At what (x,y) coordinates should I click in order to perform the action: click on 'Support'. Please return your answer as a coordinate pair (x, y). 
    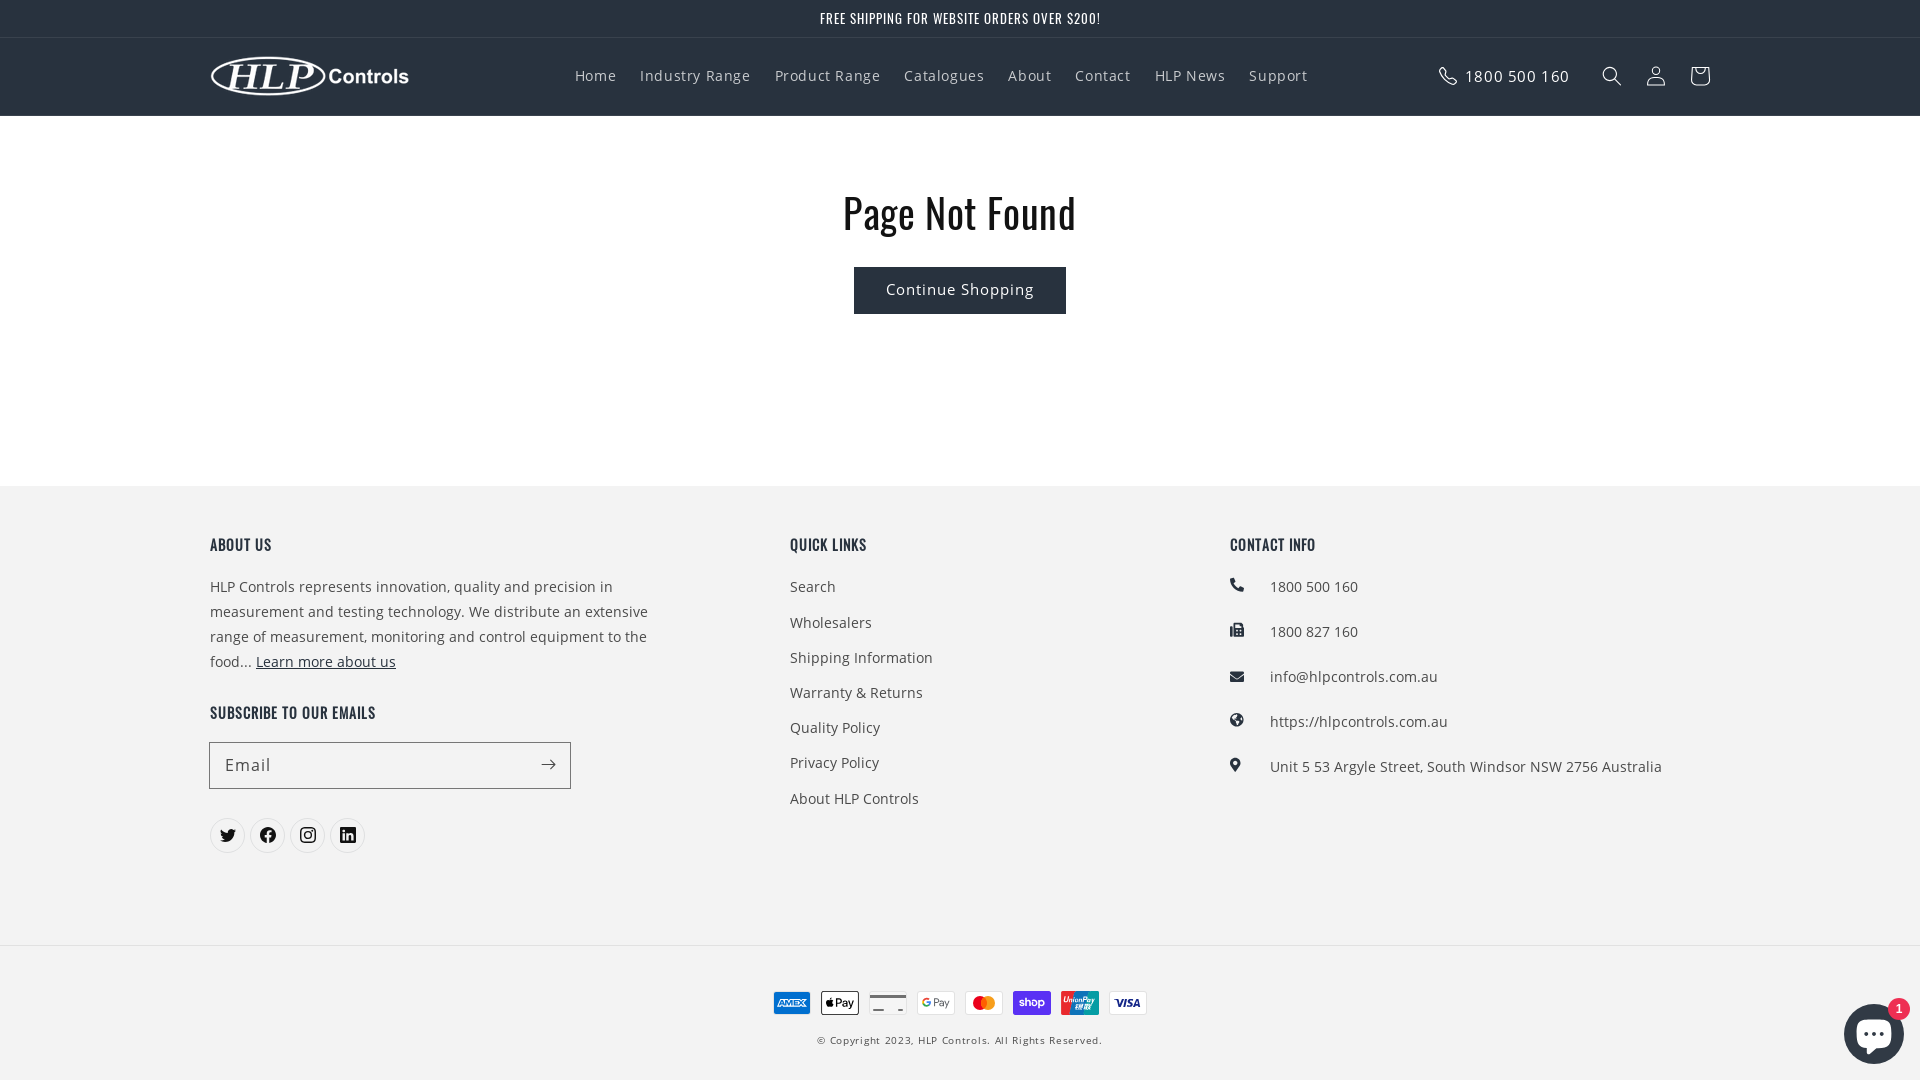
    Looking at the image, I should click on (1276, 75).